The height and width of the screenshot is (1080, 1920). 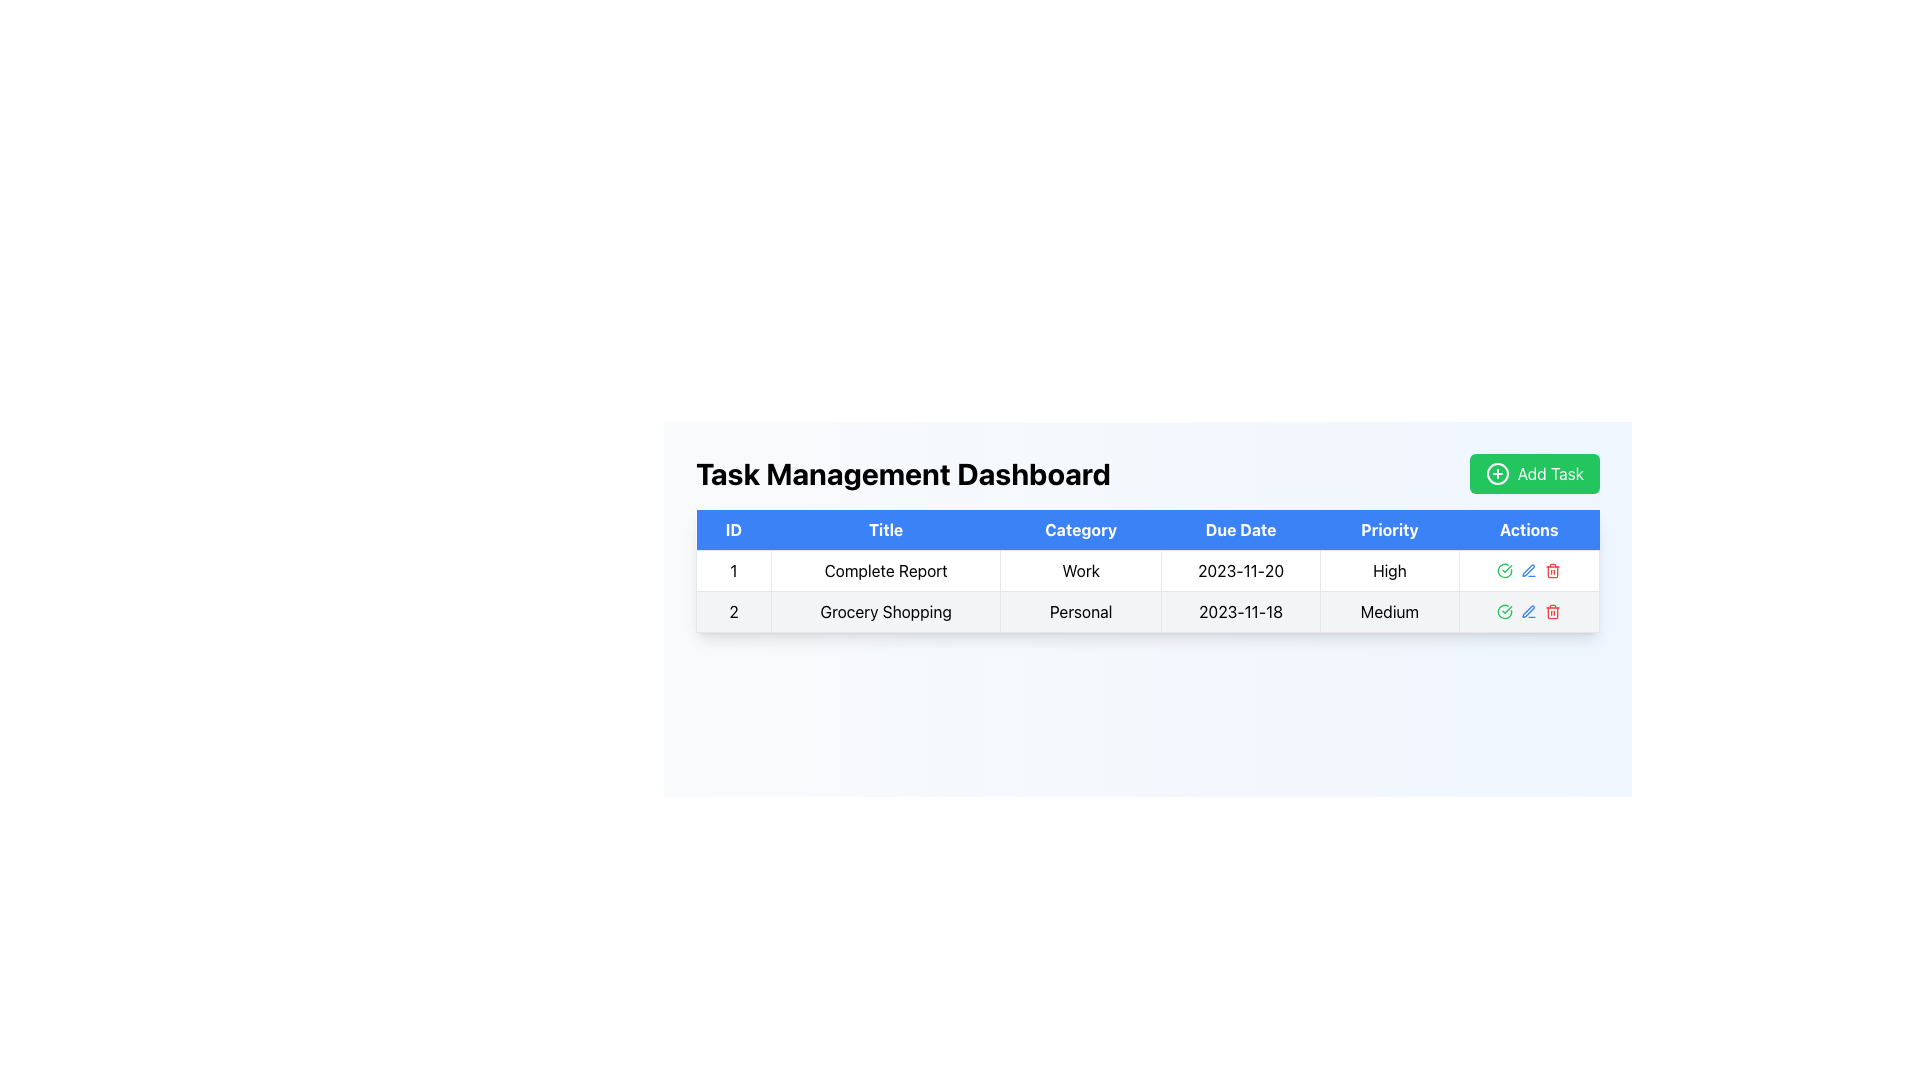 What do you see at coordinates (1552, 570) in the screenshot?
I see `the red trash bin icon located in the action section of the second row in the task management table to observe its hover effects` at bounding box center [1552, 570].